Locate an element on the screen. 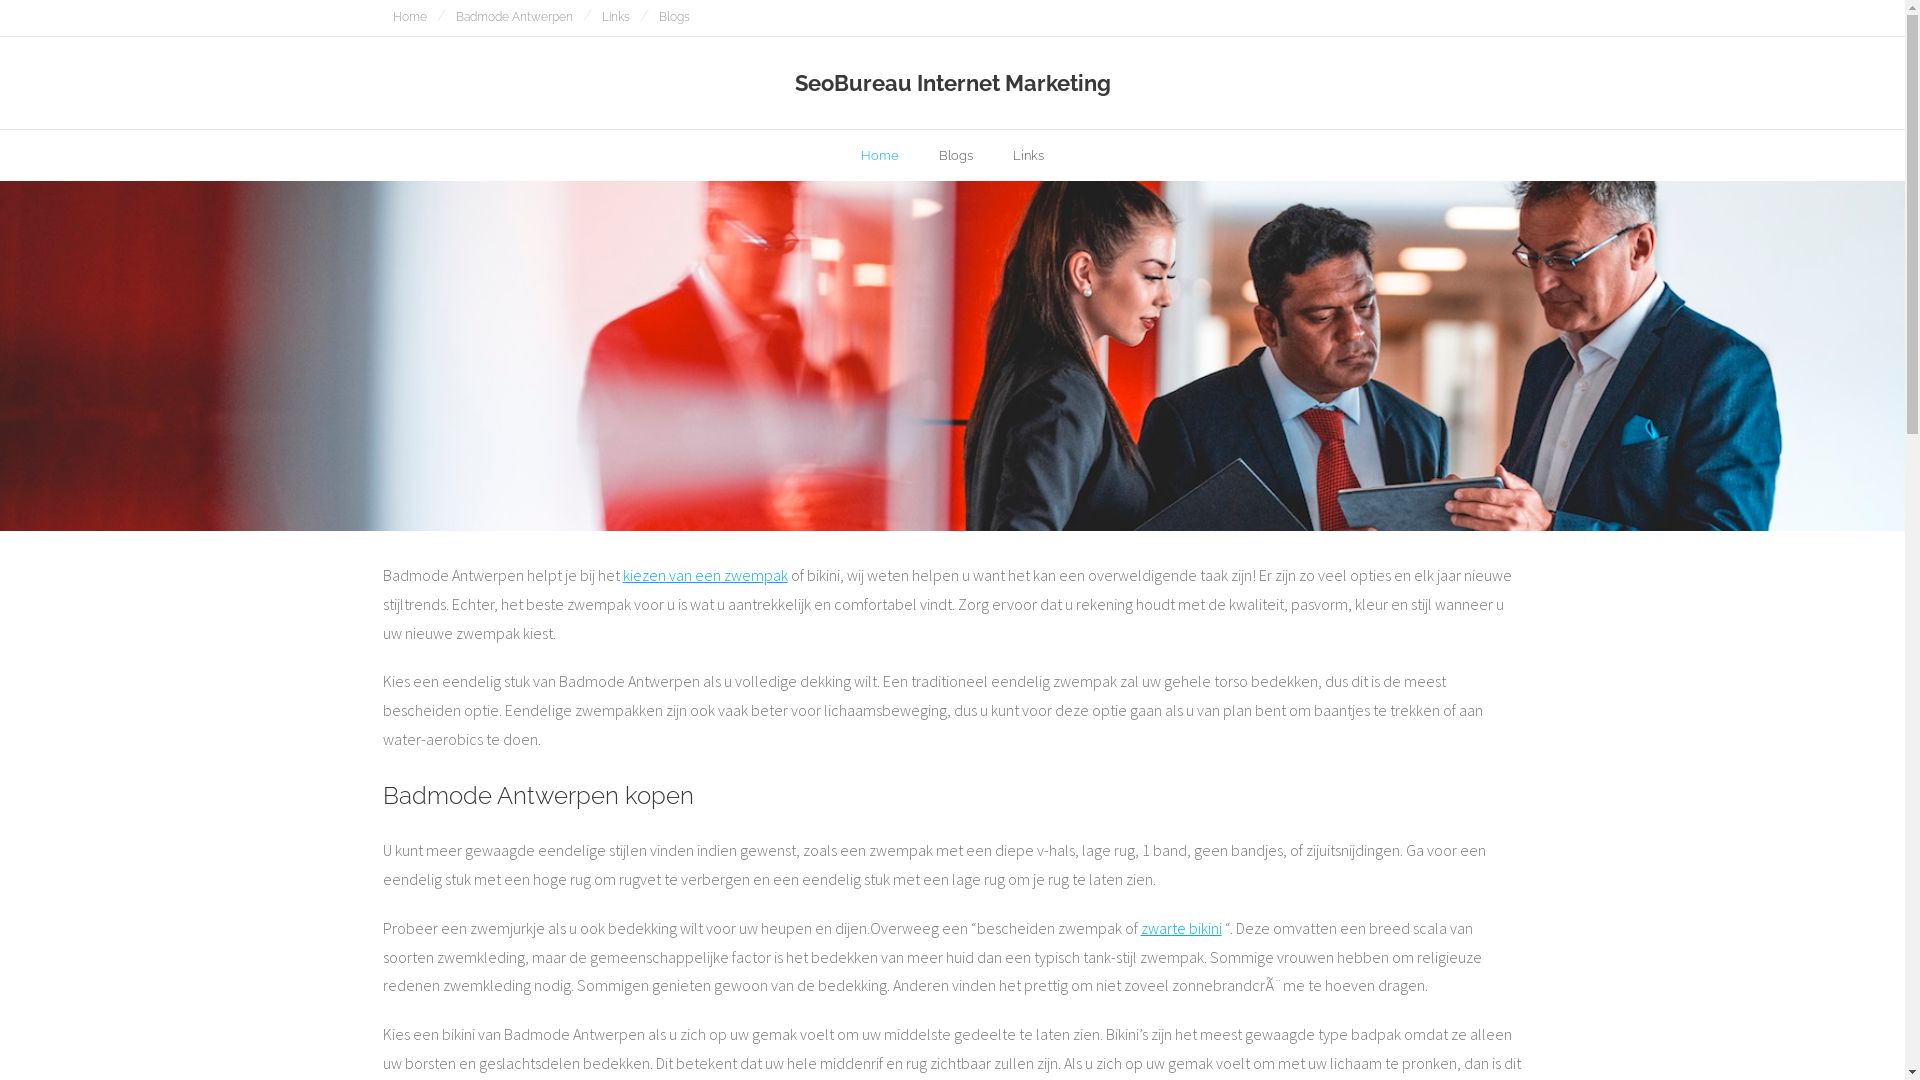 Image resolution: width=1920 pixels, height=1080 pixels. 'Badmode Antwerpen' is located at coordinates (514, 18).